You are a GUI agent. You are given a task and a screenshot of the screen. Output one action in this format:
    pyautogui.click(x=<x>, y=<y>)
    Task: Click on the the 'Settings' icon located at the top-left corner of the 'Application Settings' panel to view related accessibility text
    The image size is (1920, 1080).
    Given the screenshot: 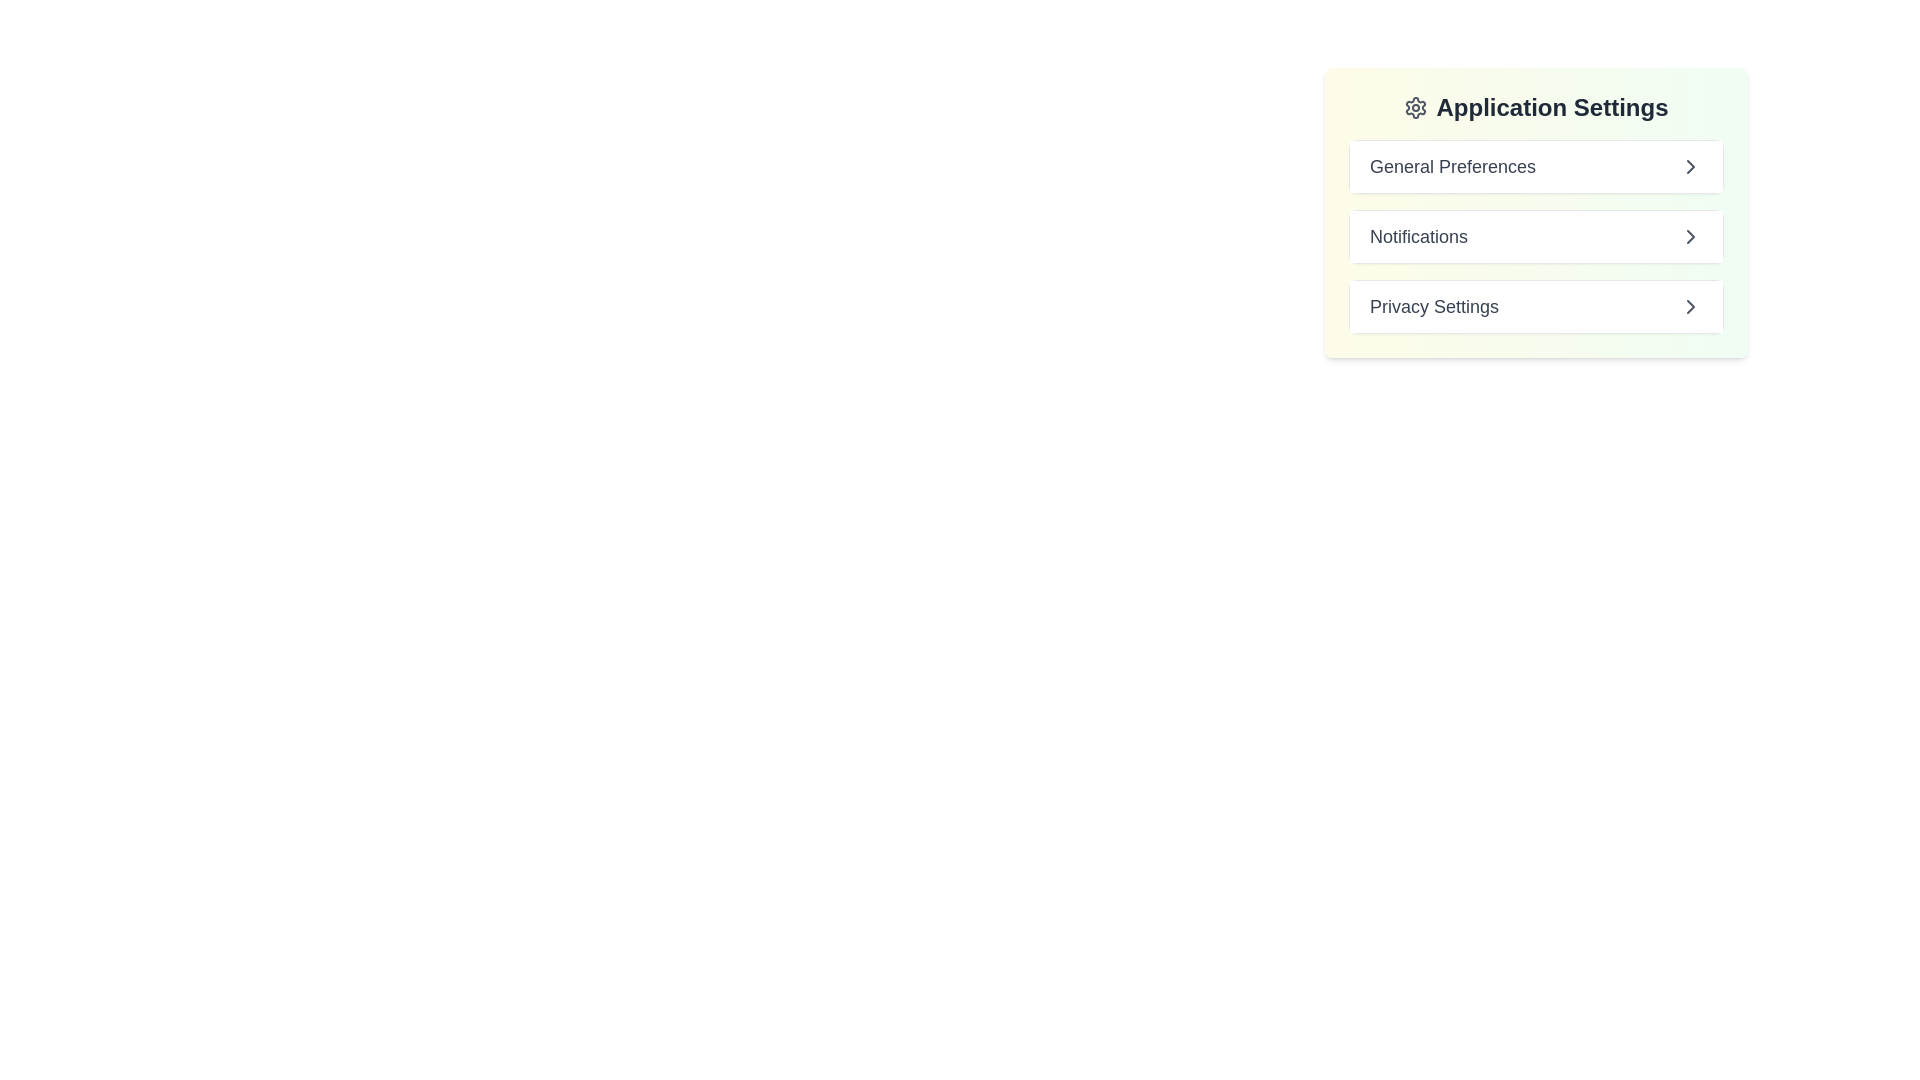 What is the action you would take?
    pyautogui.click(x=1415, y=108)
    